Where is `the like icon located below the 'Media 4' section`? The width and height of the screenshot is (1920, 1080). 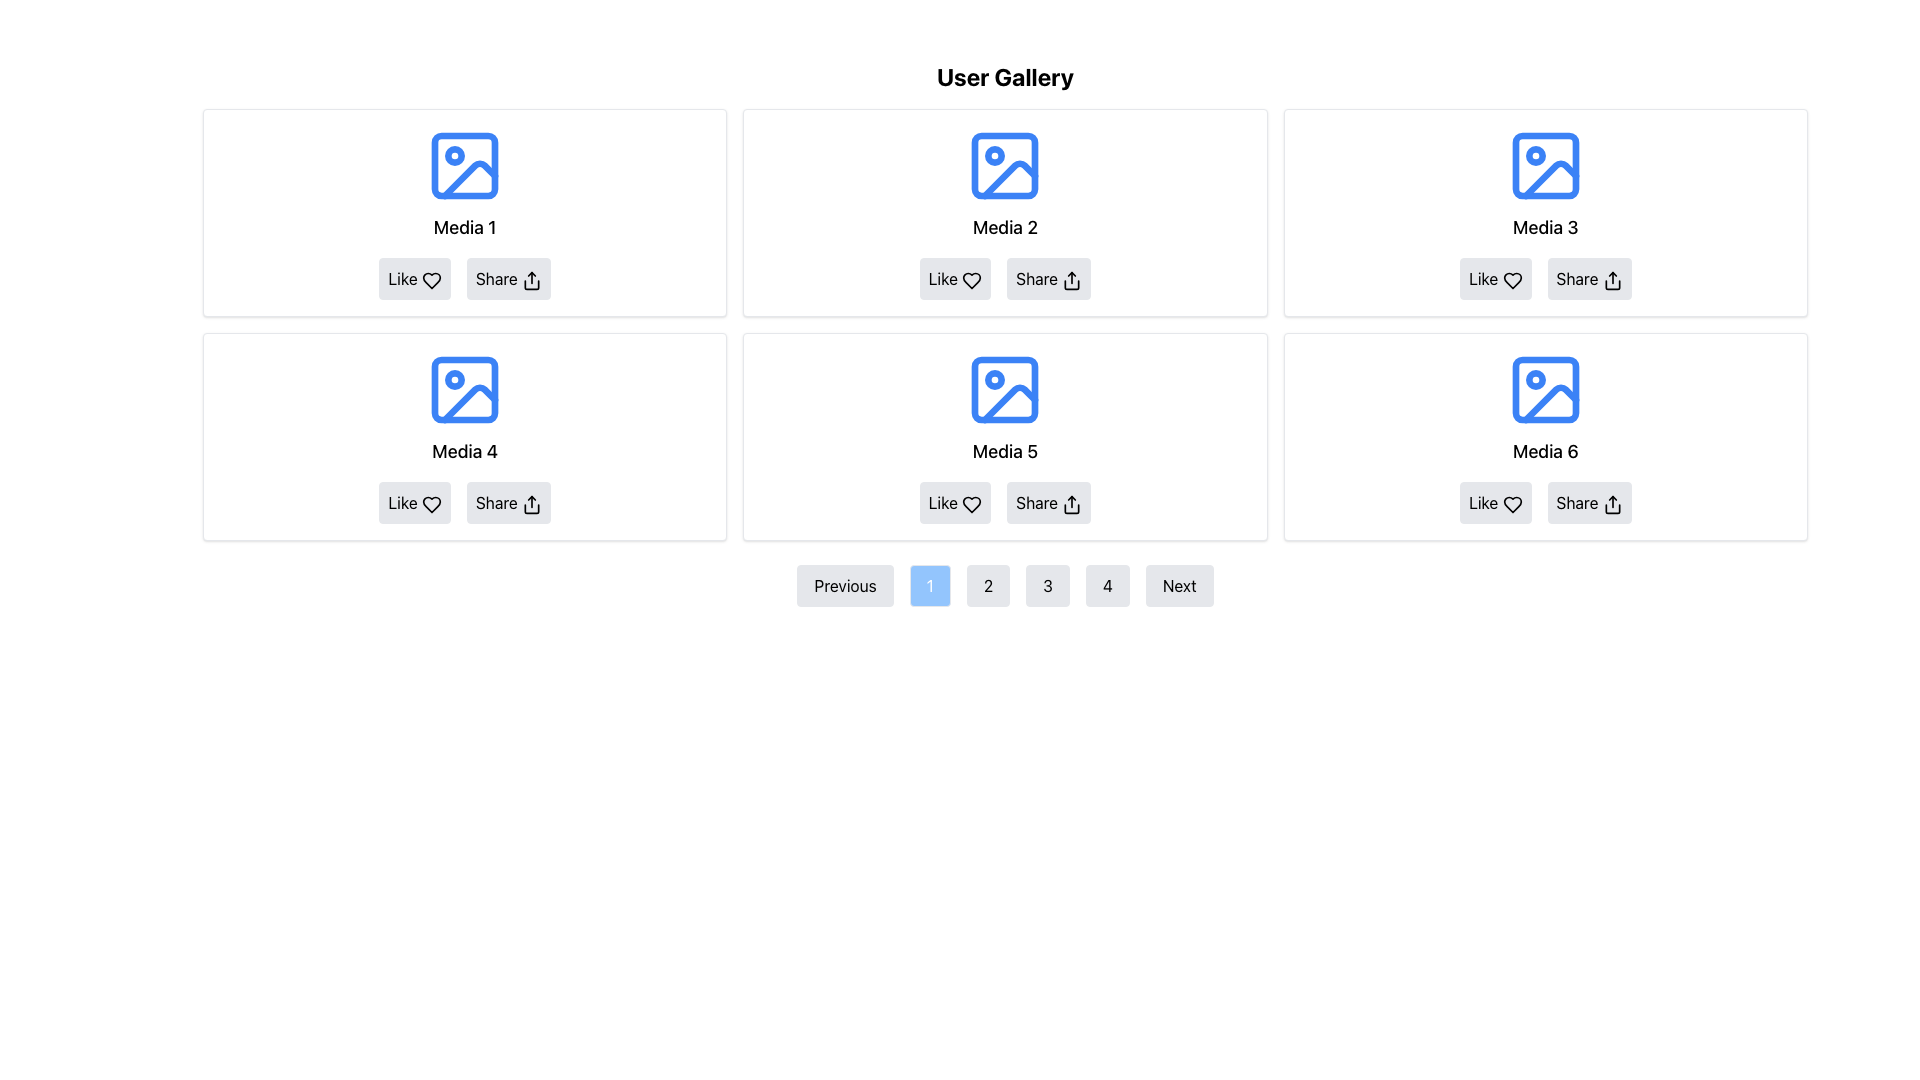
the like icon located below the 'Media 4' section is located at coordinates (430, 503).